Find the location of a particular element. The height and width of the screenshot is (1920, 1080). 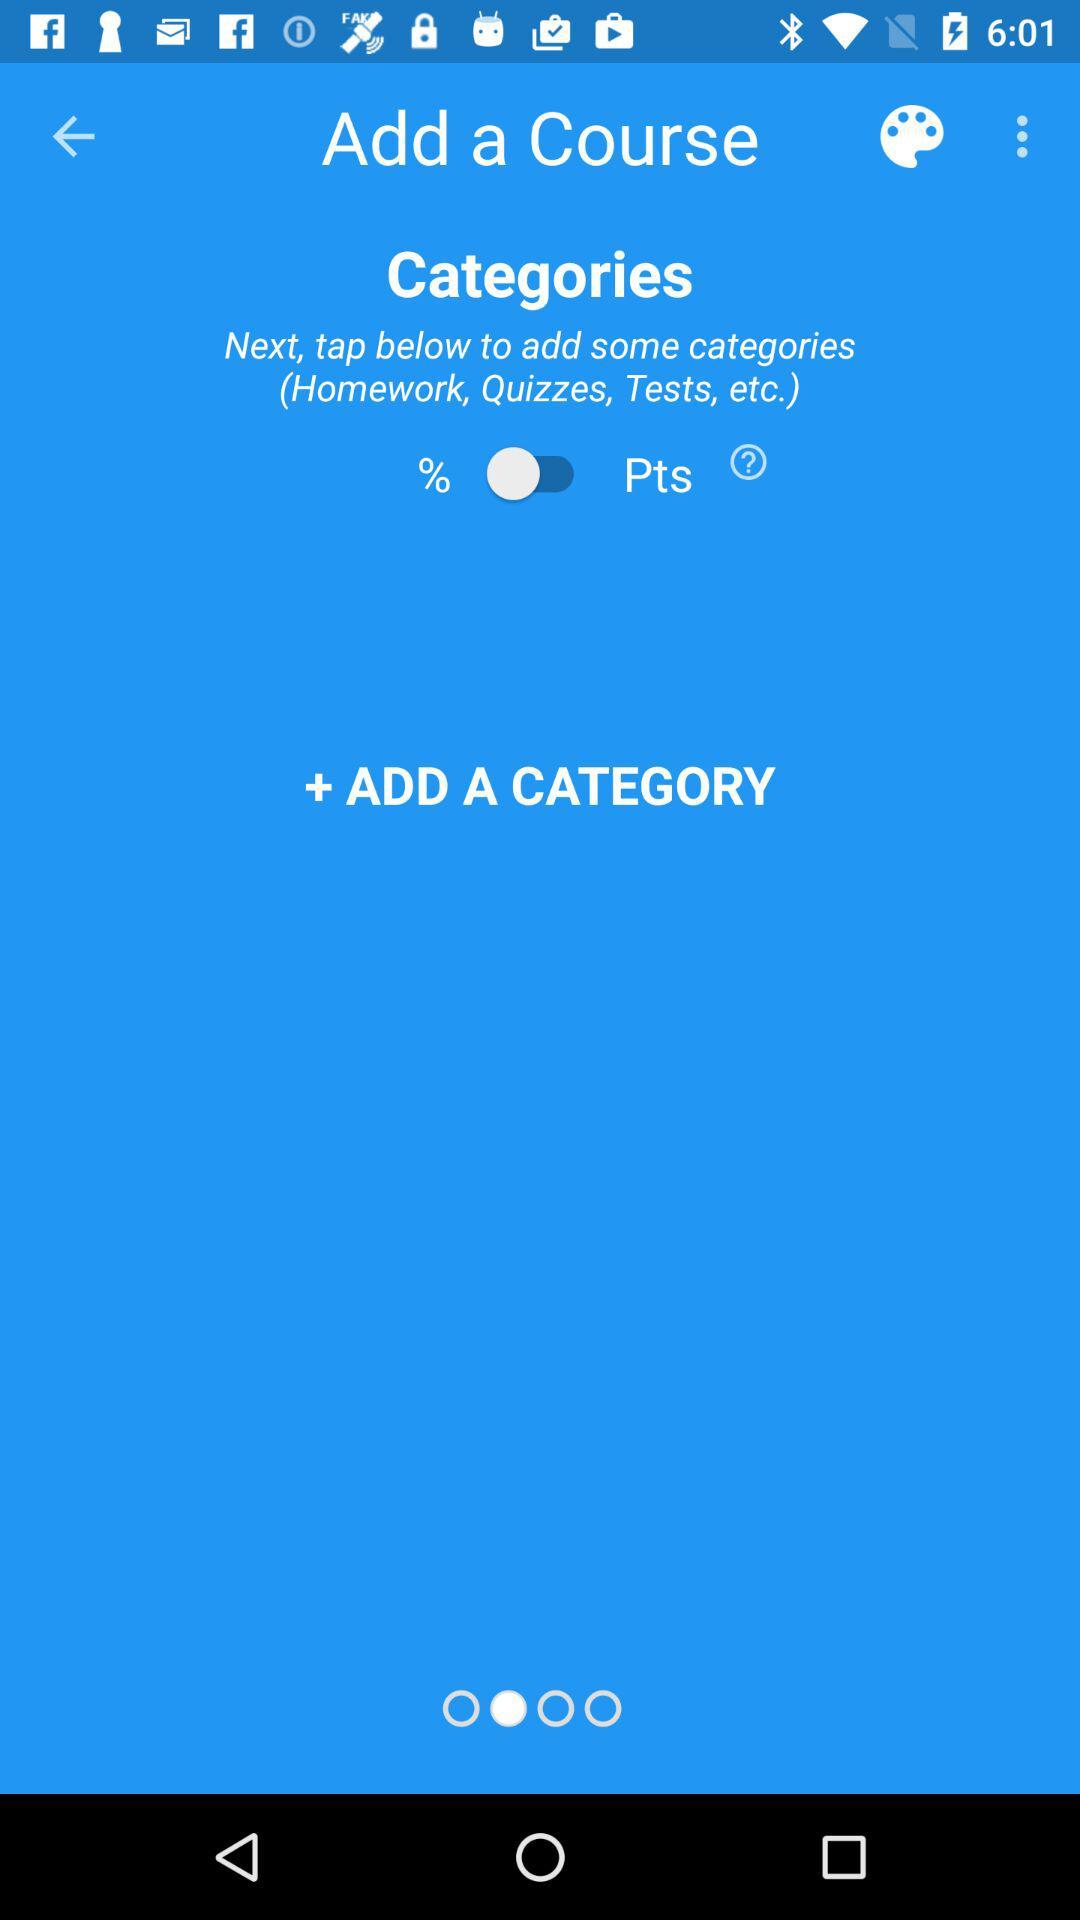

switch from percents to points is located at coordinates (540, 472).